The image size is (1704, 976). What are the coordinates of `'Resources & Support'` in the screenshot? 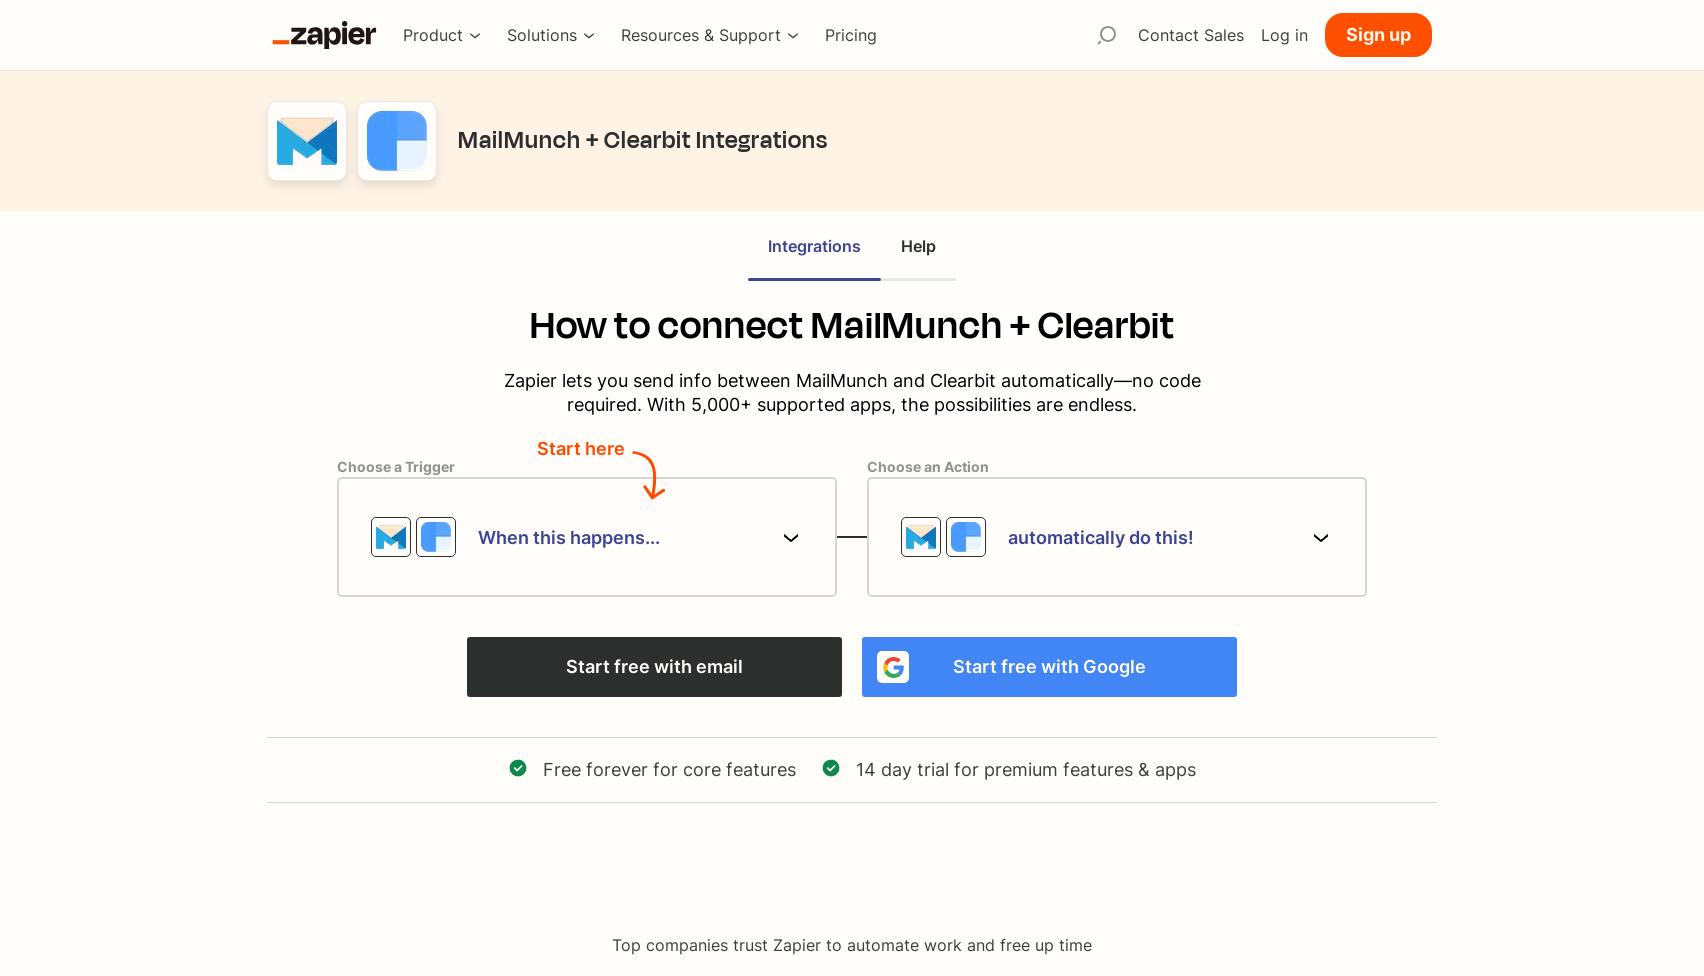 It's located at (700, 35).